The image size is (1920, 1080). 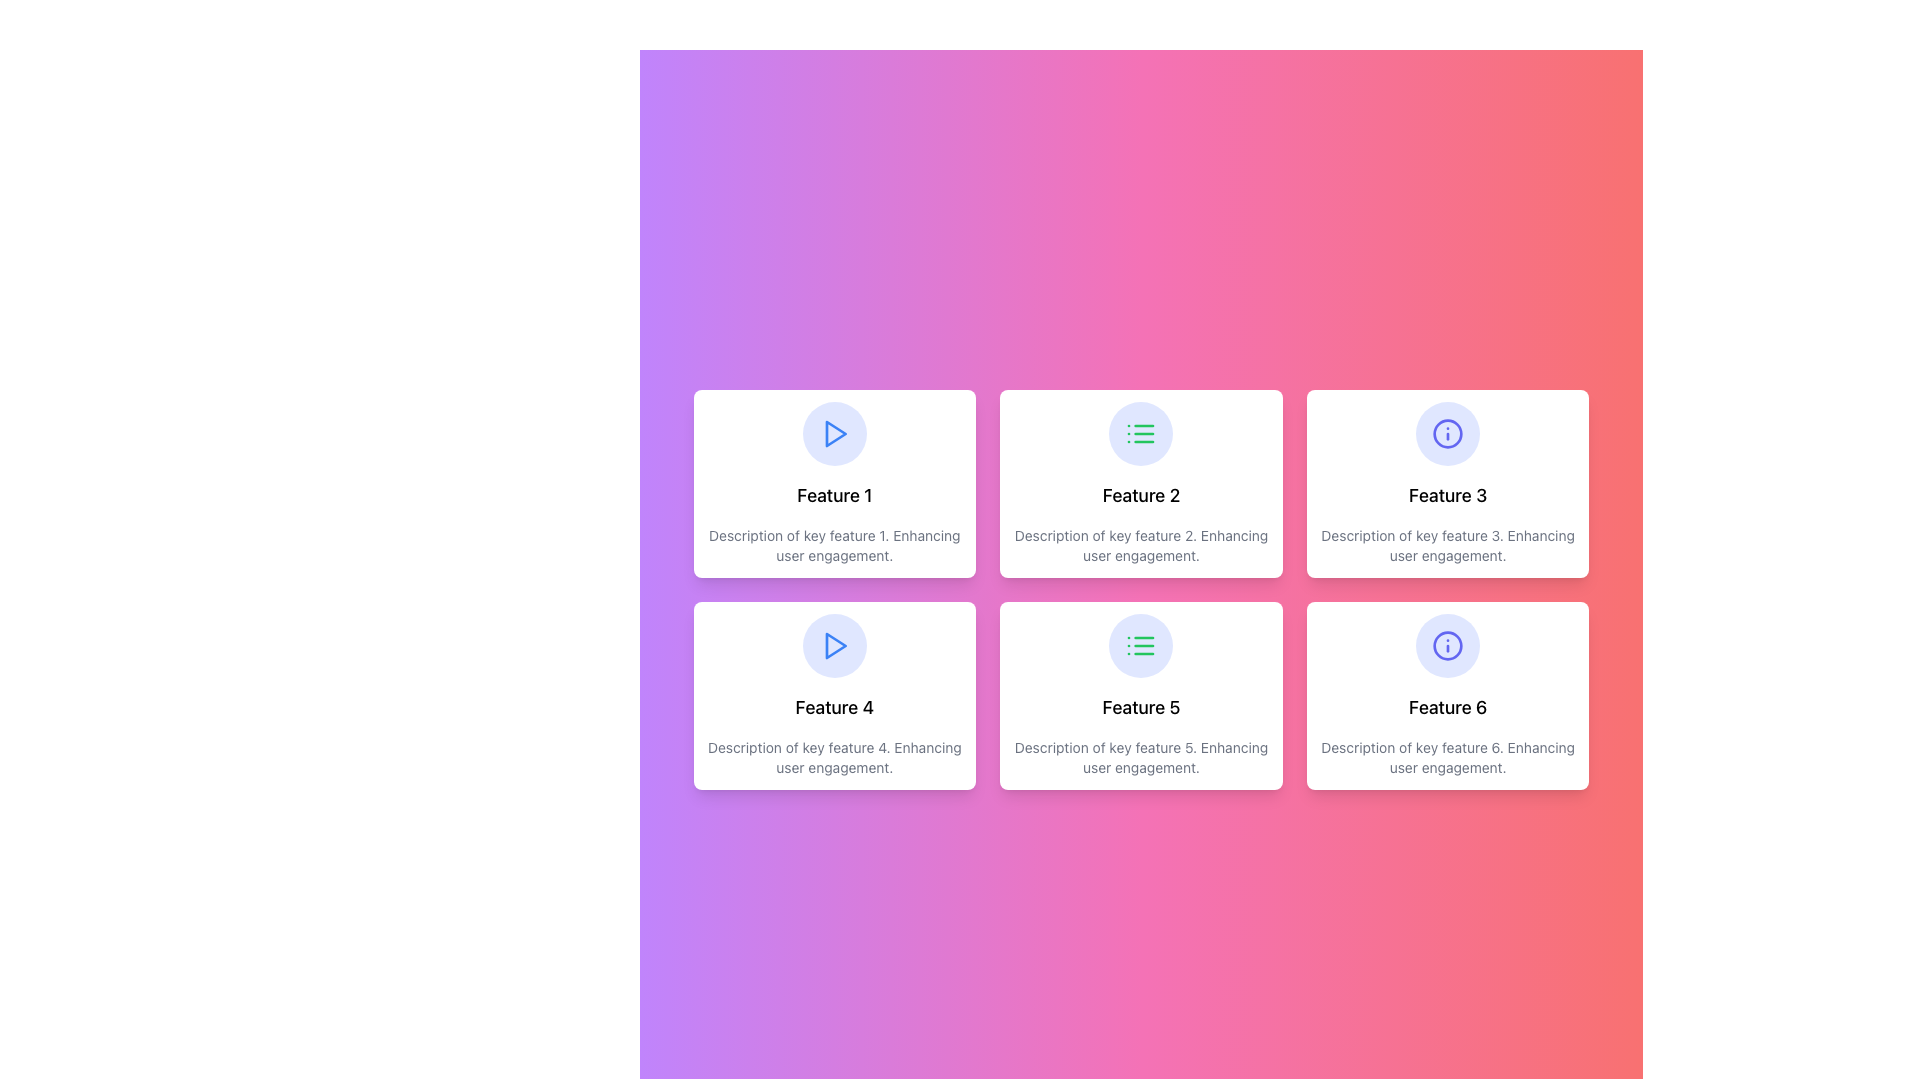 I want to click on the text label that serves as the title or header for the feature, located in the top-left corner of the first card in a grid of six cards, so click(x=834, y=495).